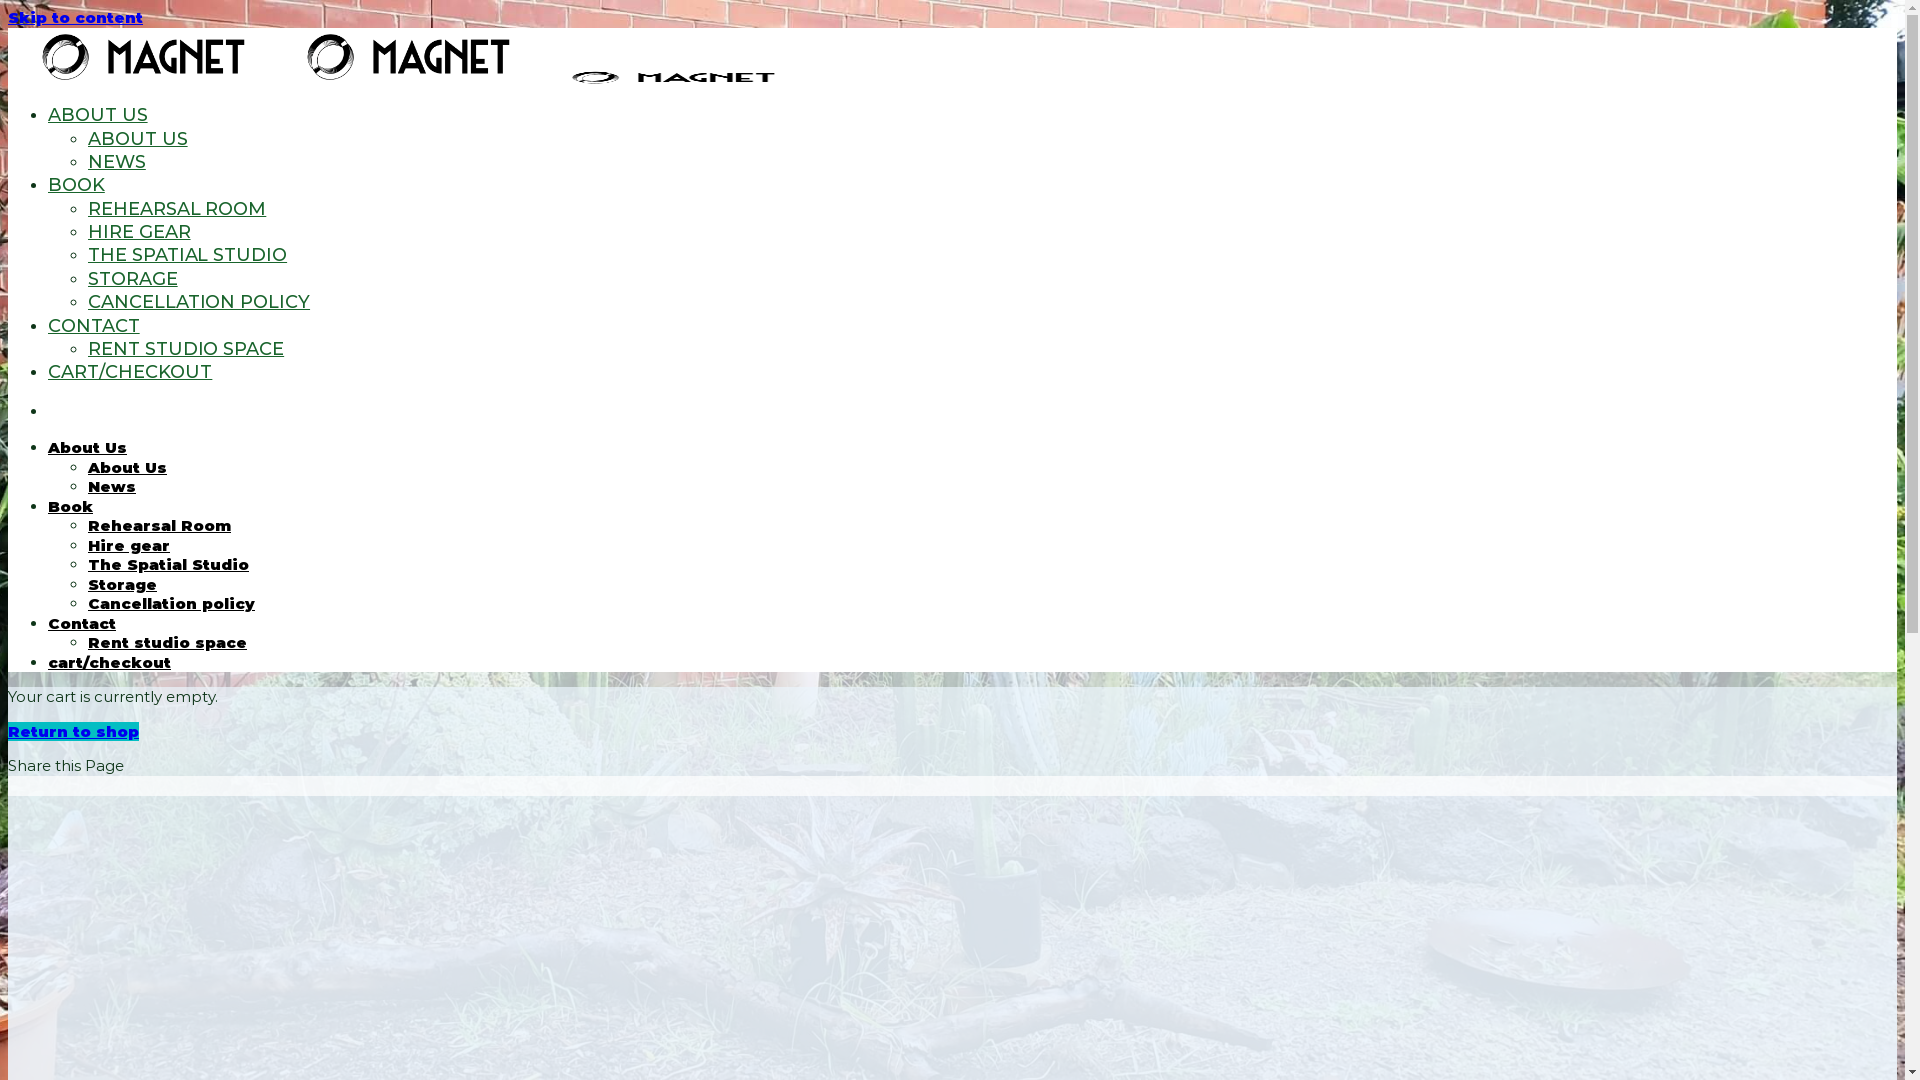  I want to click on 'About Us', so click(86, 467).